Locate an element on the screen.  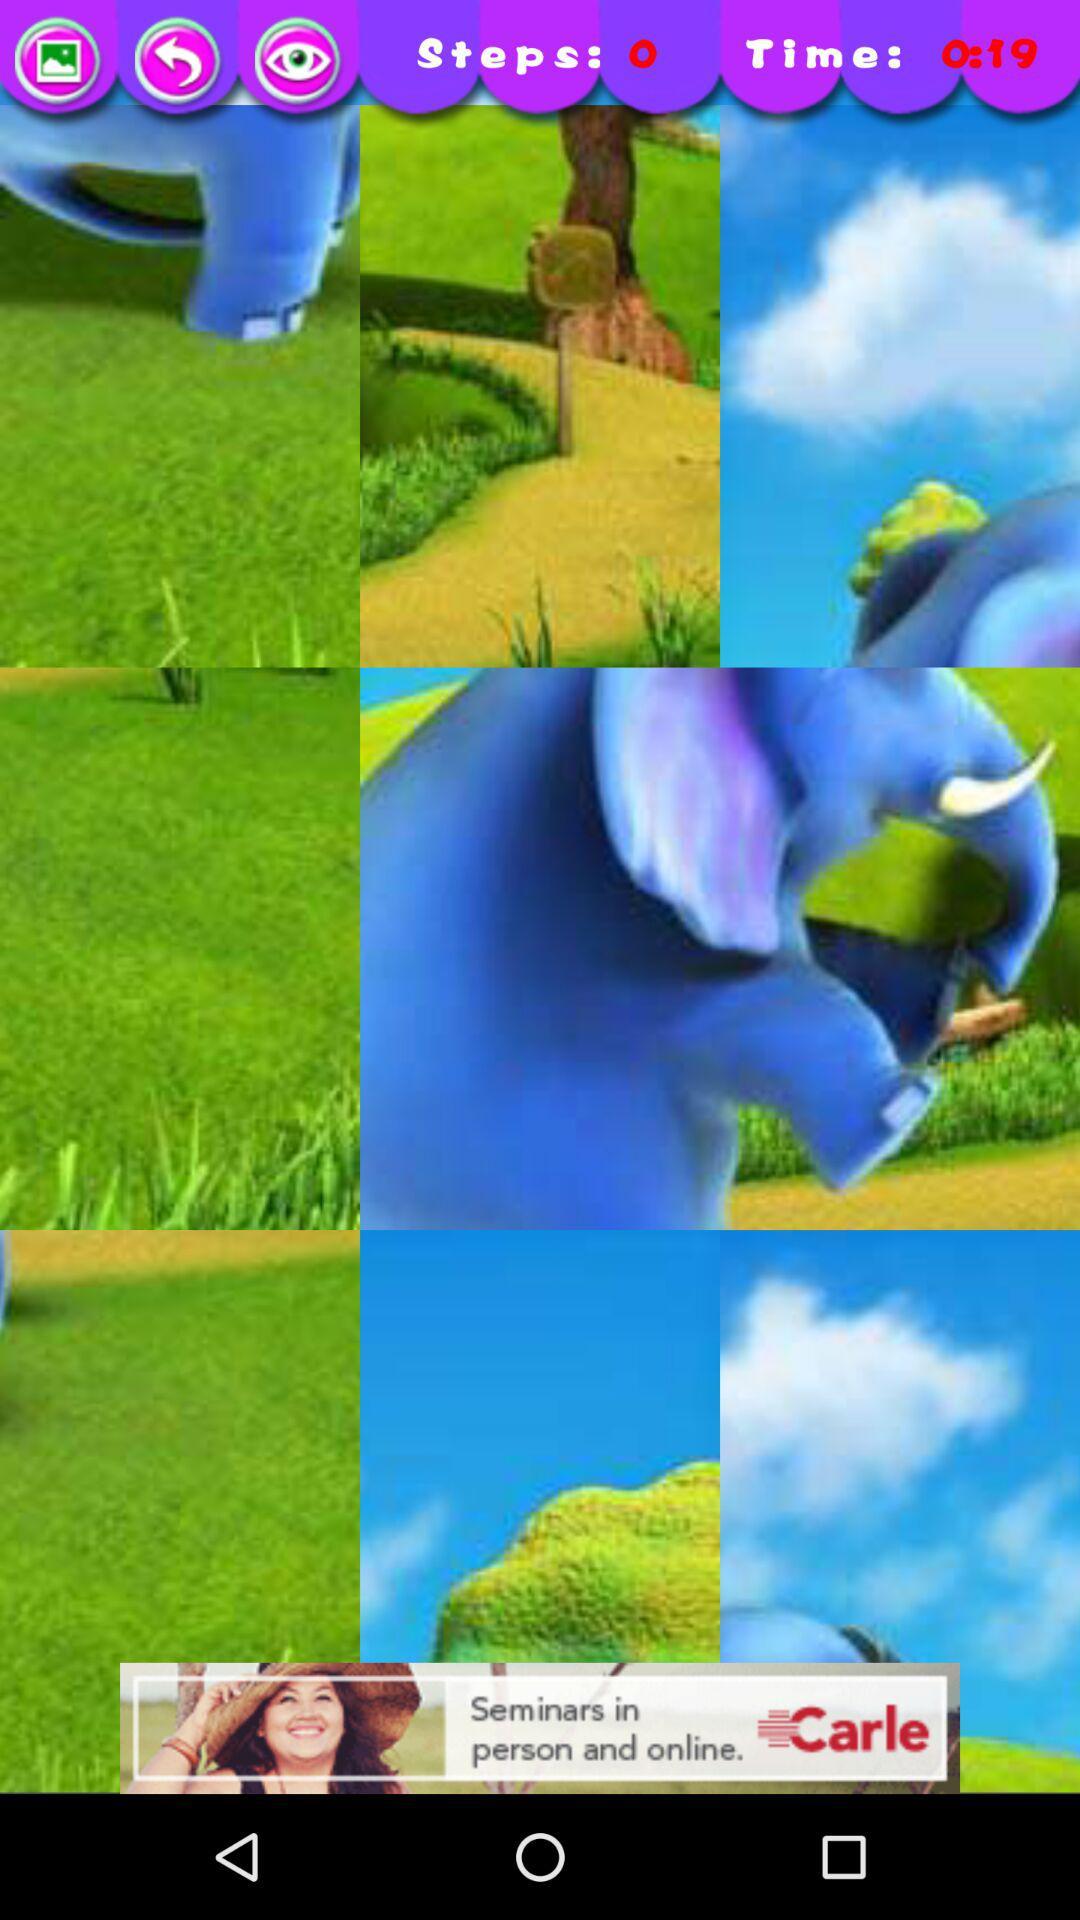
click the image is located at coordinates (300, 62).